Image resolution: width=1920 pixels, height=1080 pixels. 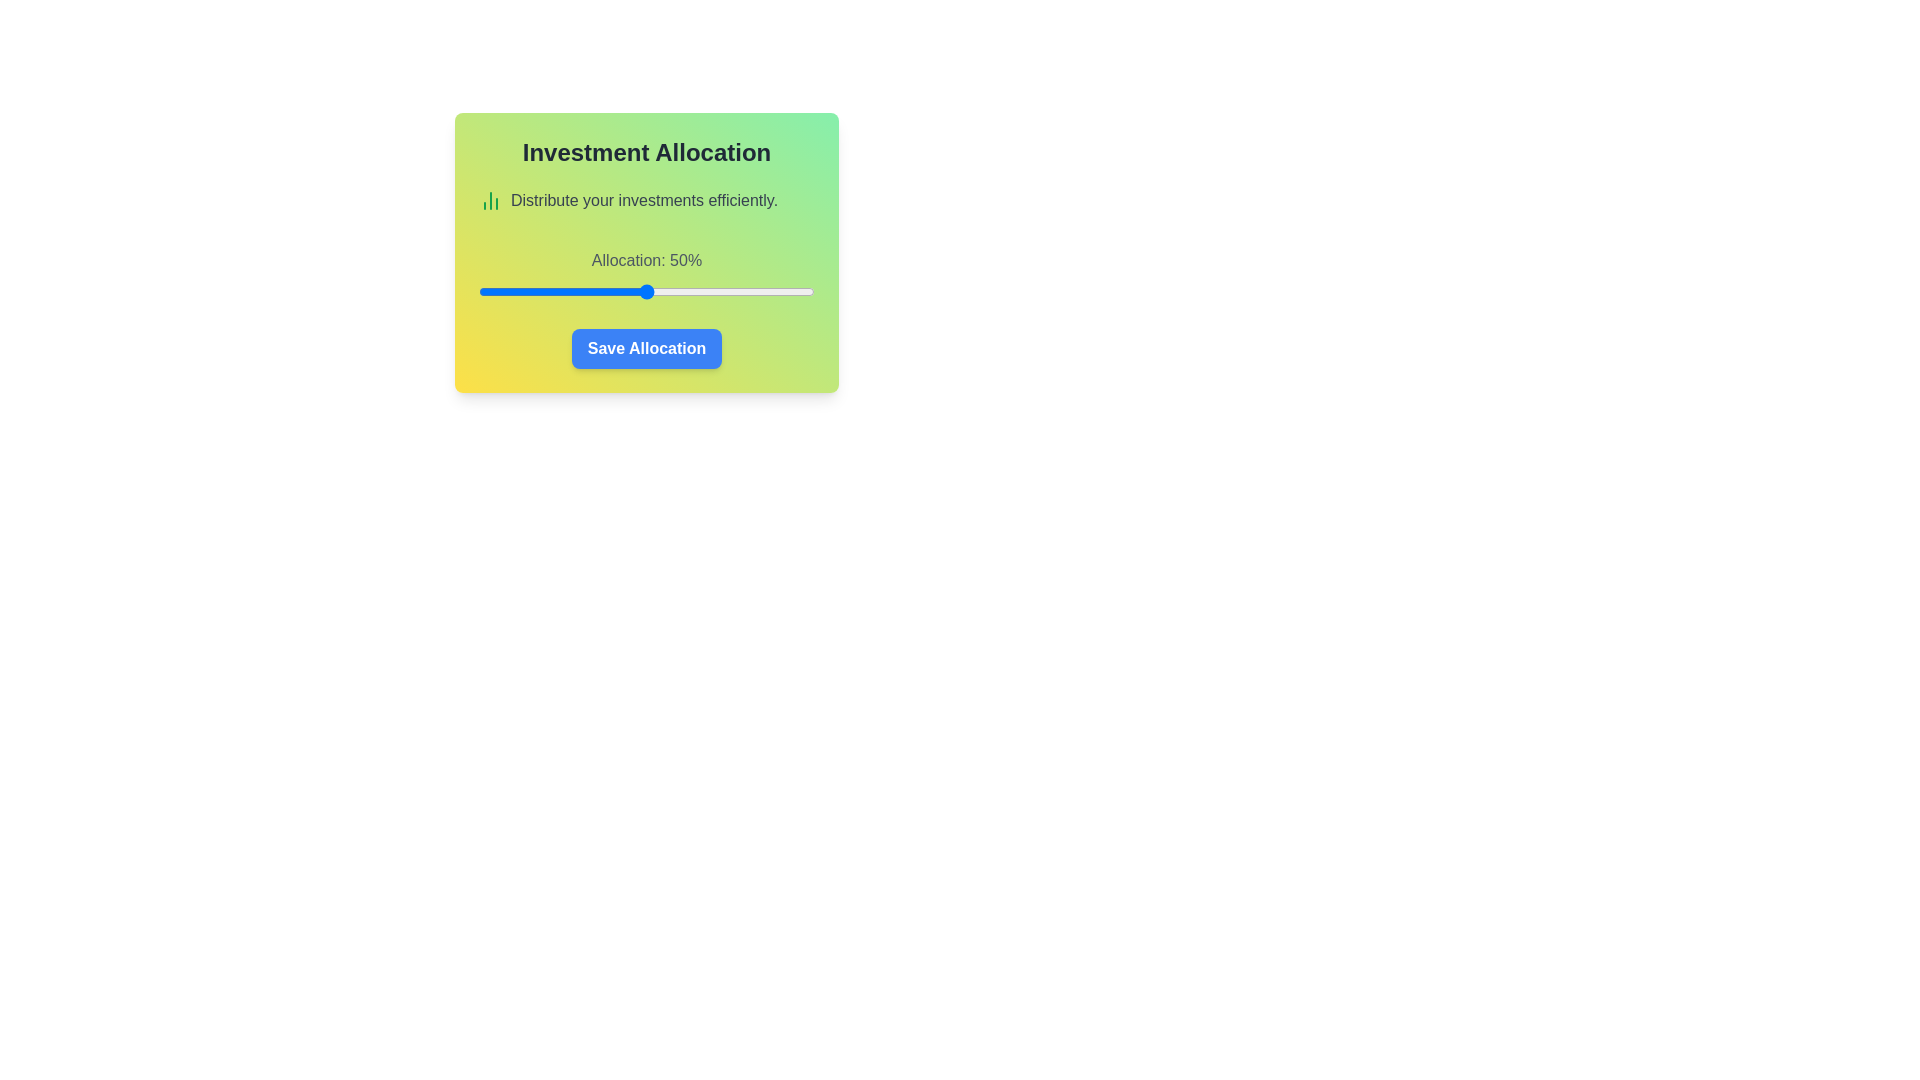 I want to click on the investment allocation slider to 56%, so click(x=667, y=292).